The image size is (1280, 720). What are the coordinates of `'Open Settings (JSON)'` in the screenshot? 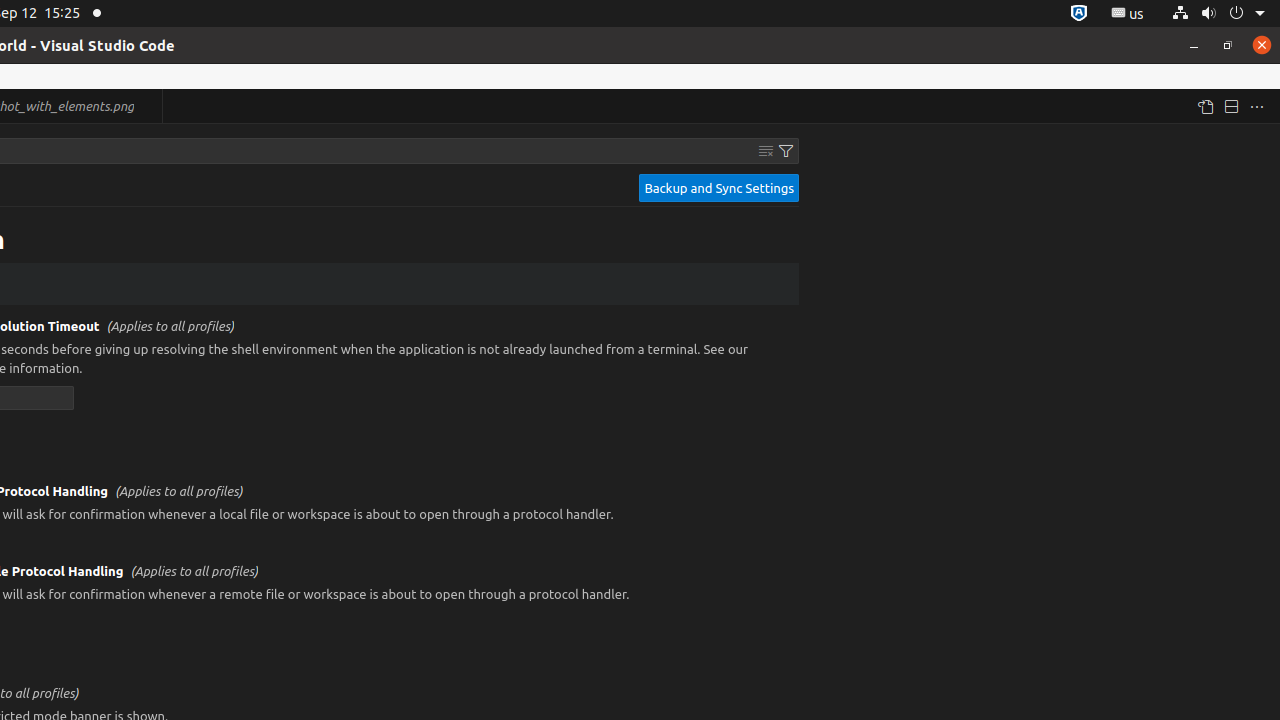 It's located at (1203, 106).